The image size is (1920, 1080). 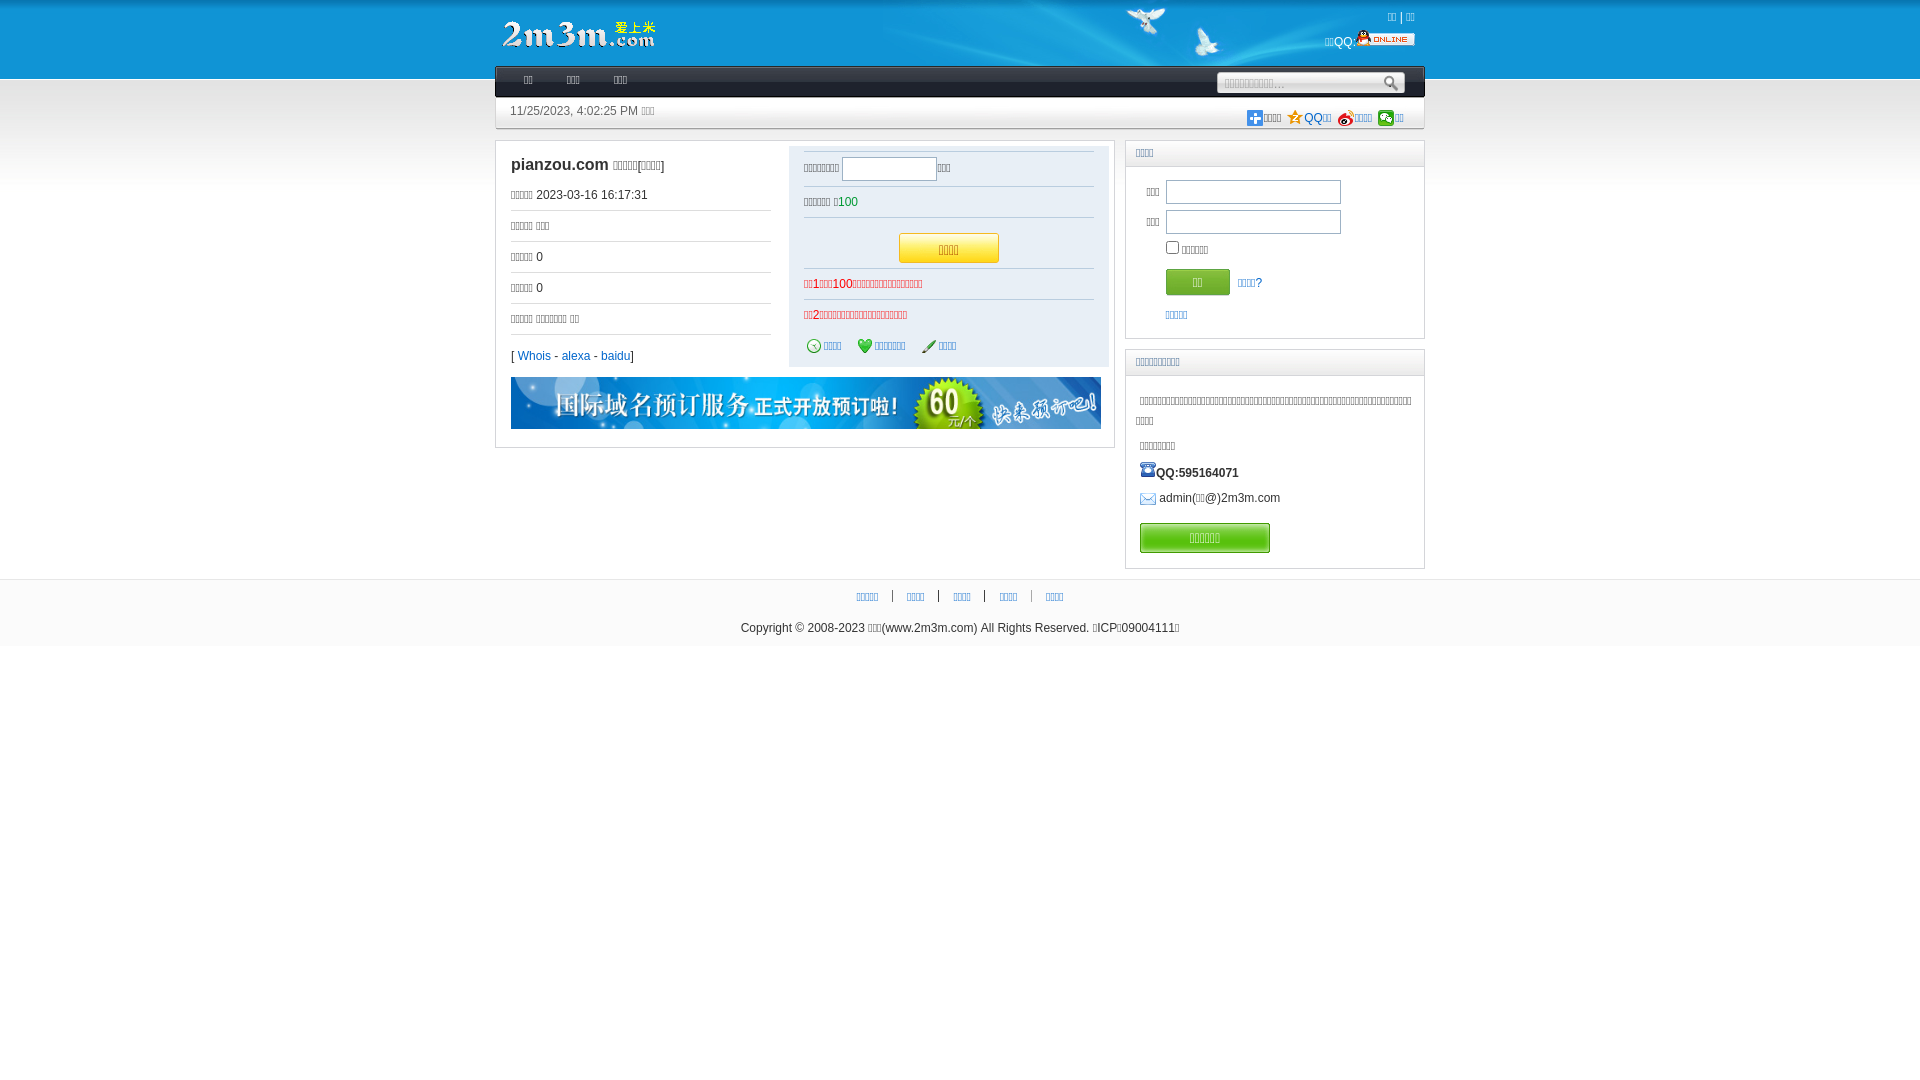 What do you see at coordinates (614, 354) in the screenshot?
I see `'baidu'` at bounding box center [614, 354].